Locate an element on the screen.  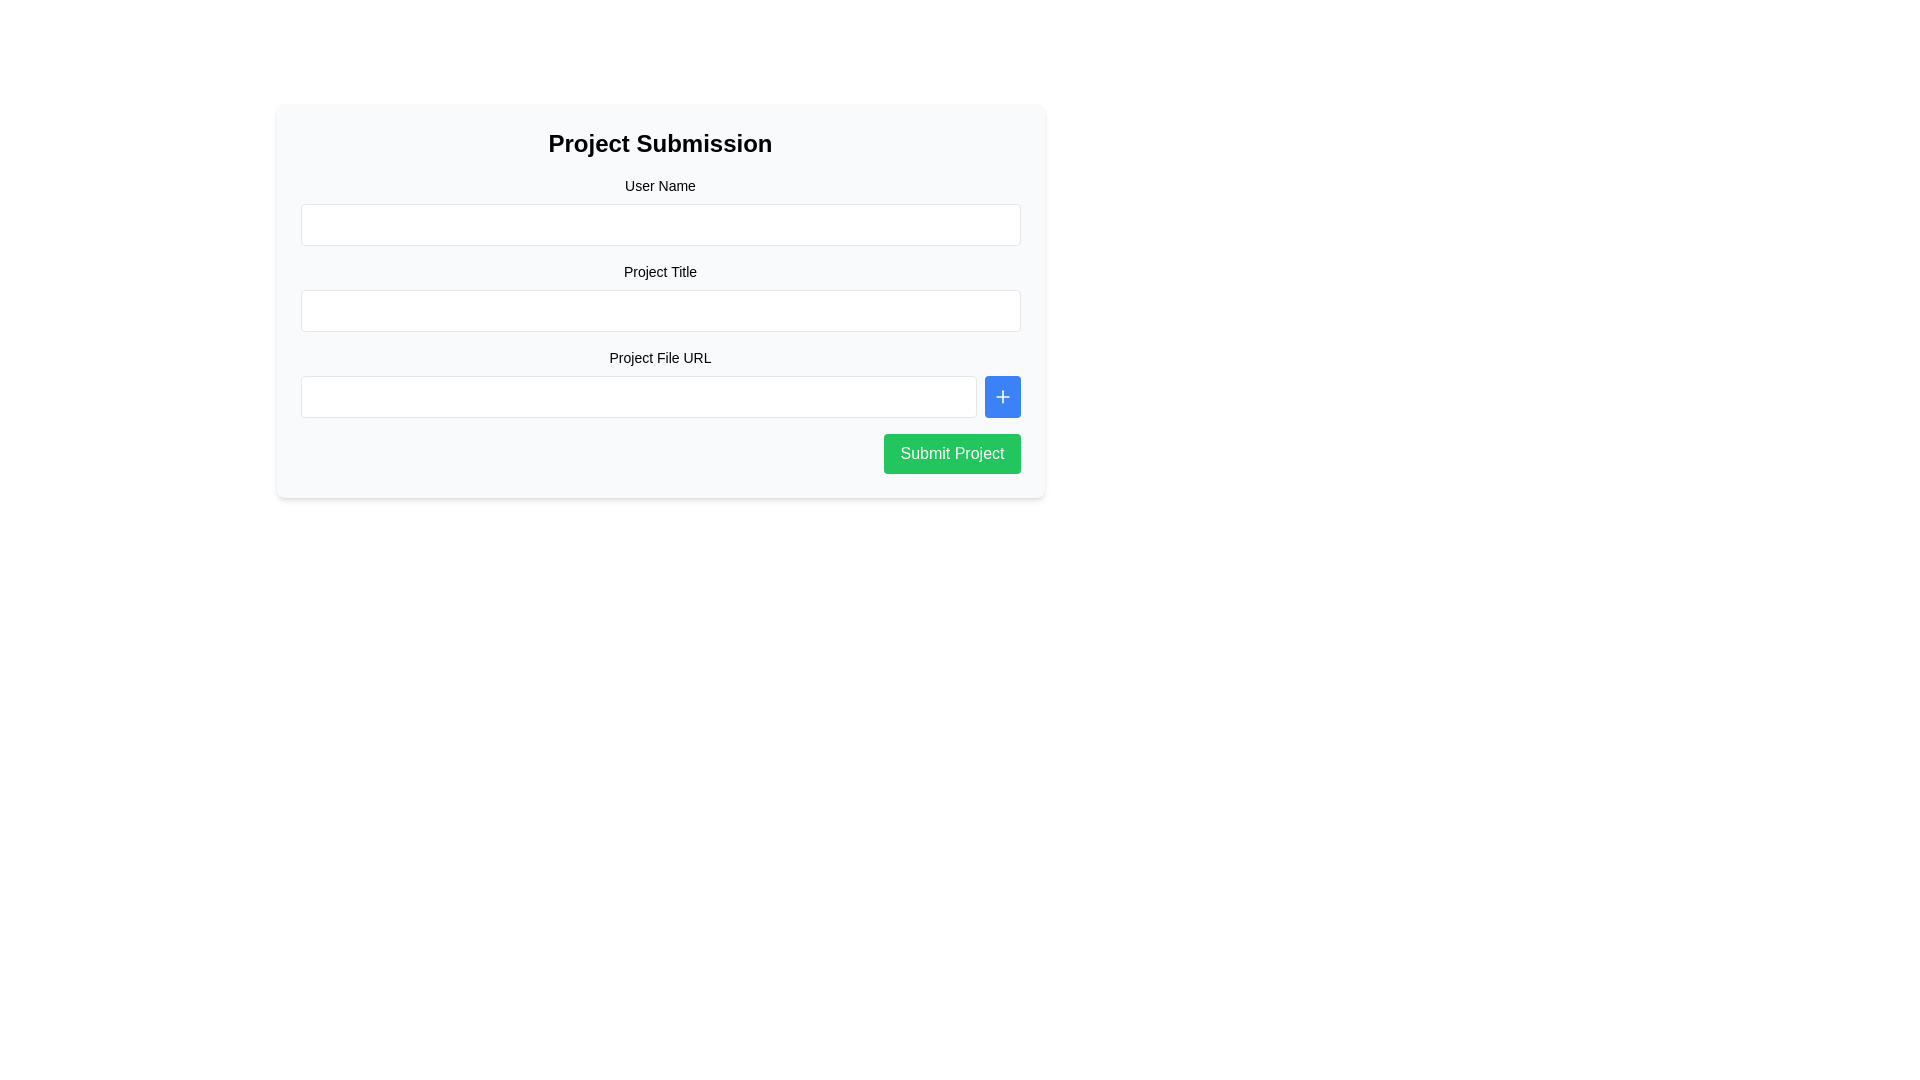
the text label indicating that the field is for entering the user name, which is located at the top-left portion of the input form area is located at coordinates (660, 185).